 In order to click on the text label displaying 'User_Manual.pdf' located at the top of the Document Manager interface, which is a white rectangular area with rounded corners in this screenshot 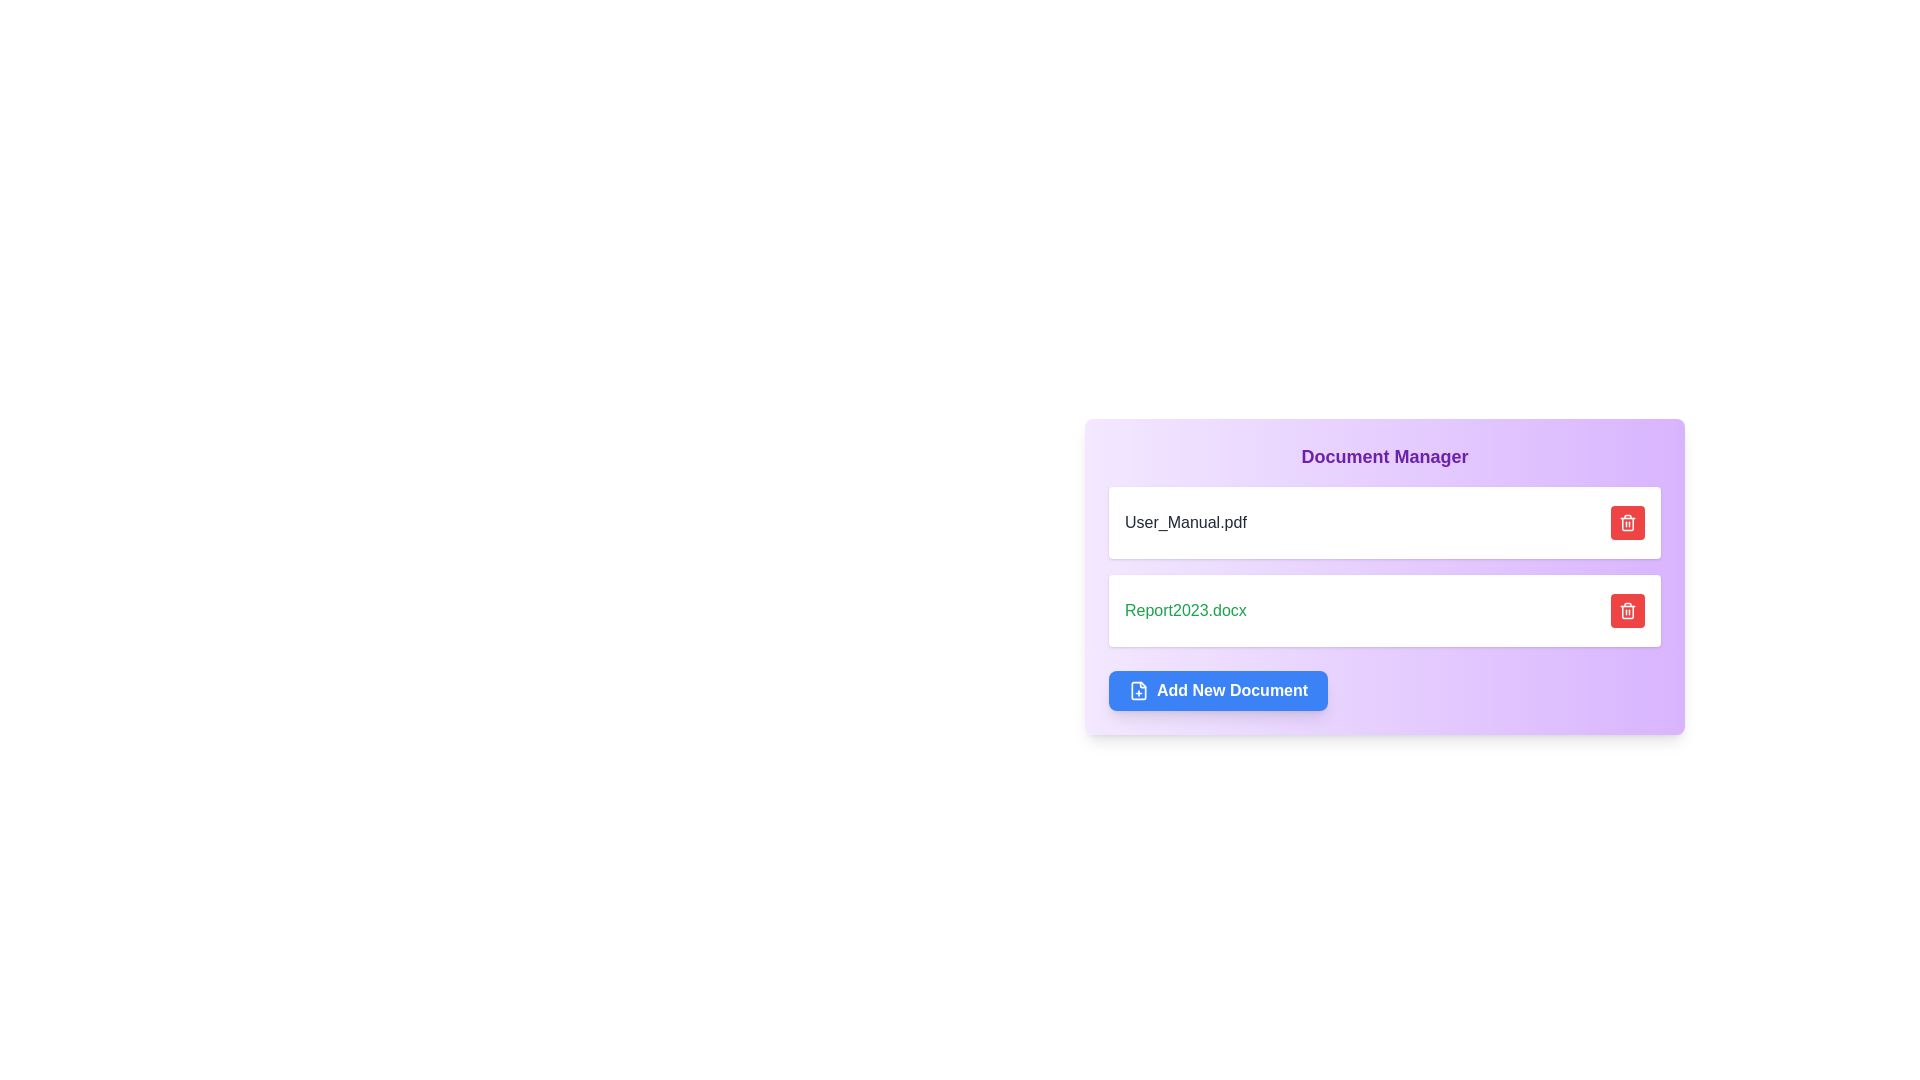, I will do `click(1185, 522)`.